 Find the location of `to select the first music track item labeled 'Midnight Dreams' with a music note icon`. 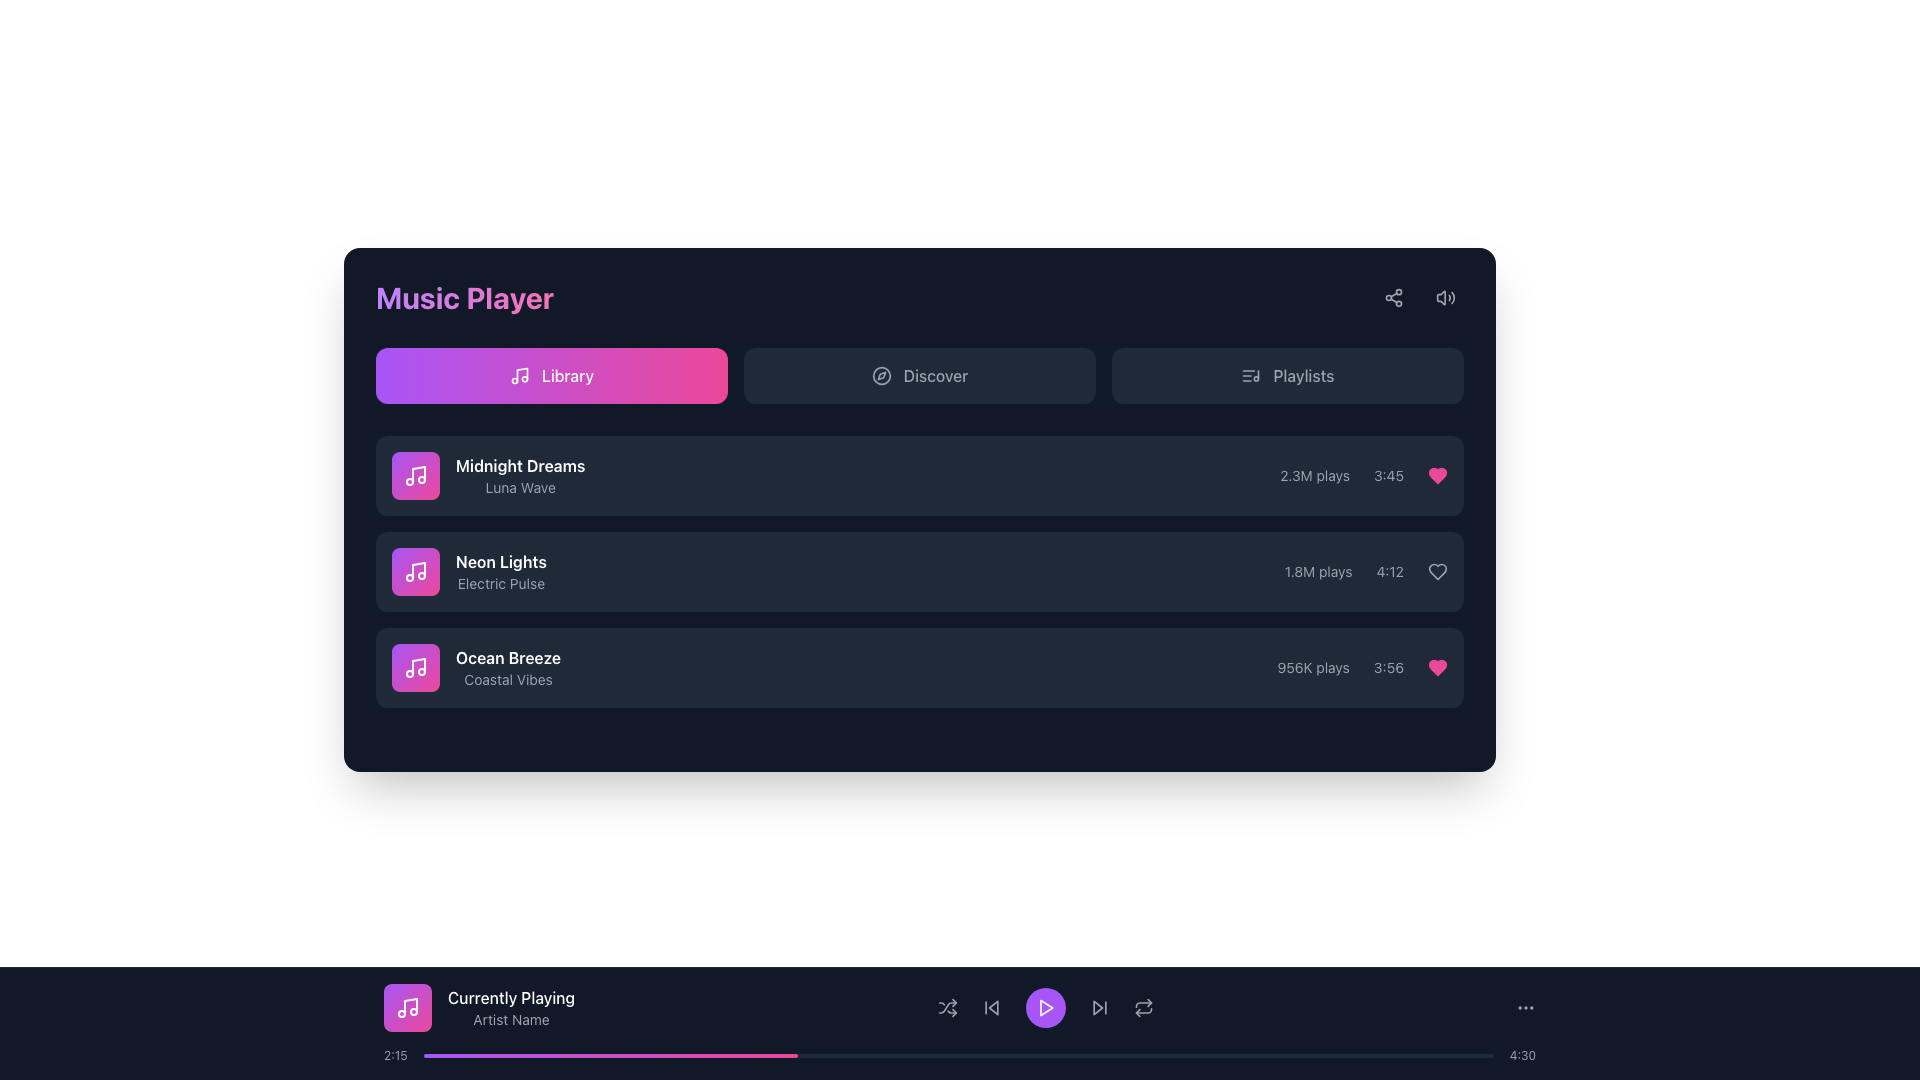

to select the first music track item labeled 'Midnight Dreams' with a music note icon is located at coordinates (488, 475).